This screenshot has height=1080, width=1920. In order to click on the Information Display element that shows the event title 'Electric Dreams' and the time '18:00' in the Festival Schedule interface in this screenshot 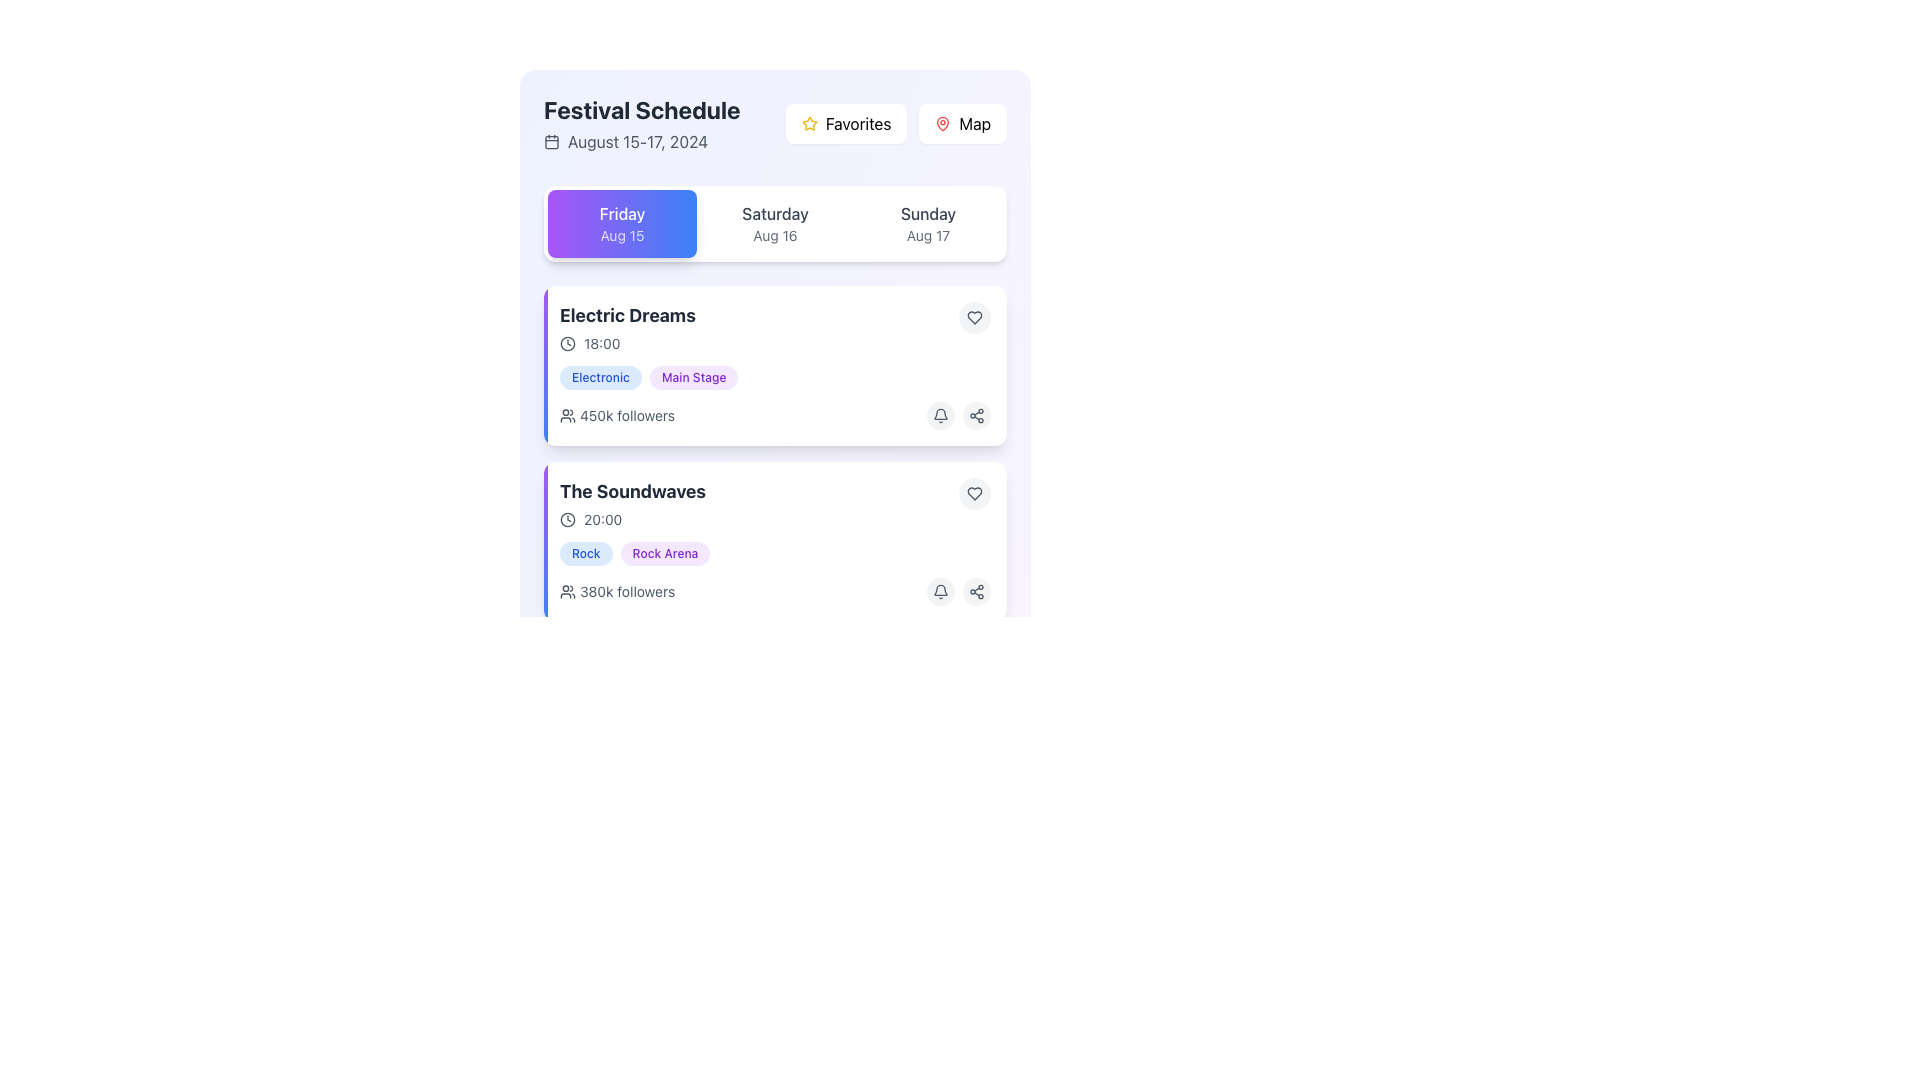, I will do `click(774, 326)`.